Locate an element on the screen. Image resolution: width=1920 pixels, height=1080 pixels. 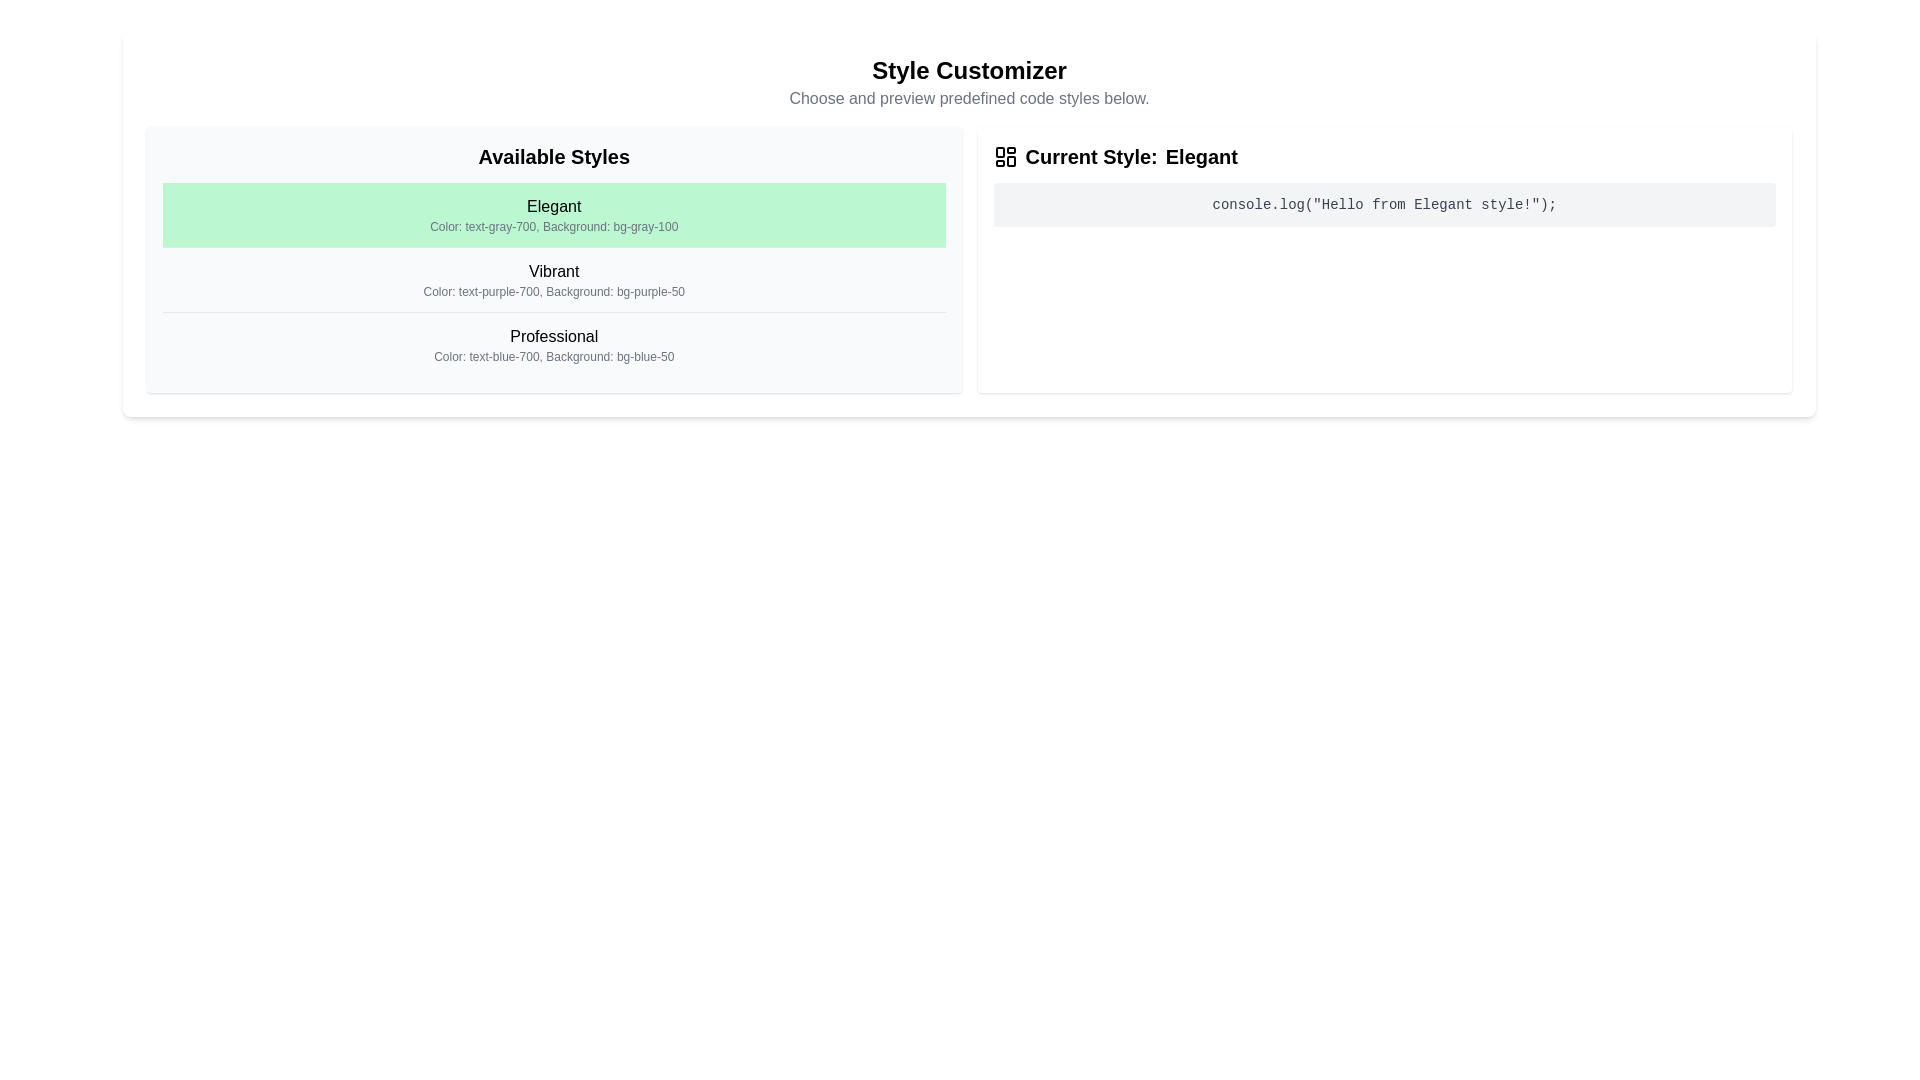
displayed text from the text block styled with a monospaced font, light gray background, and gray text color, containing the code snippet 'console.log("Hello from Elegant style!");' is located at coordinates (1383, 204).